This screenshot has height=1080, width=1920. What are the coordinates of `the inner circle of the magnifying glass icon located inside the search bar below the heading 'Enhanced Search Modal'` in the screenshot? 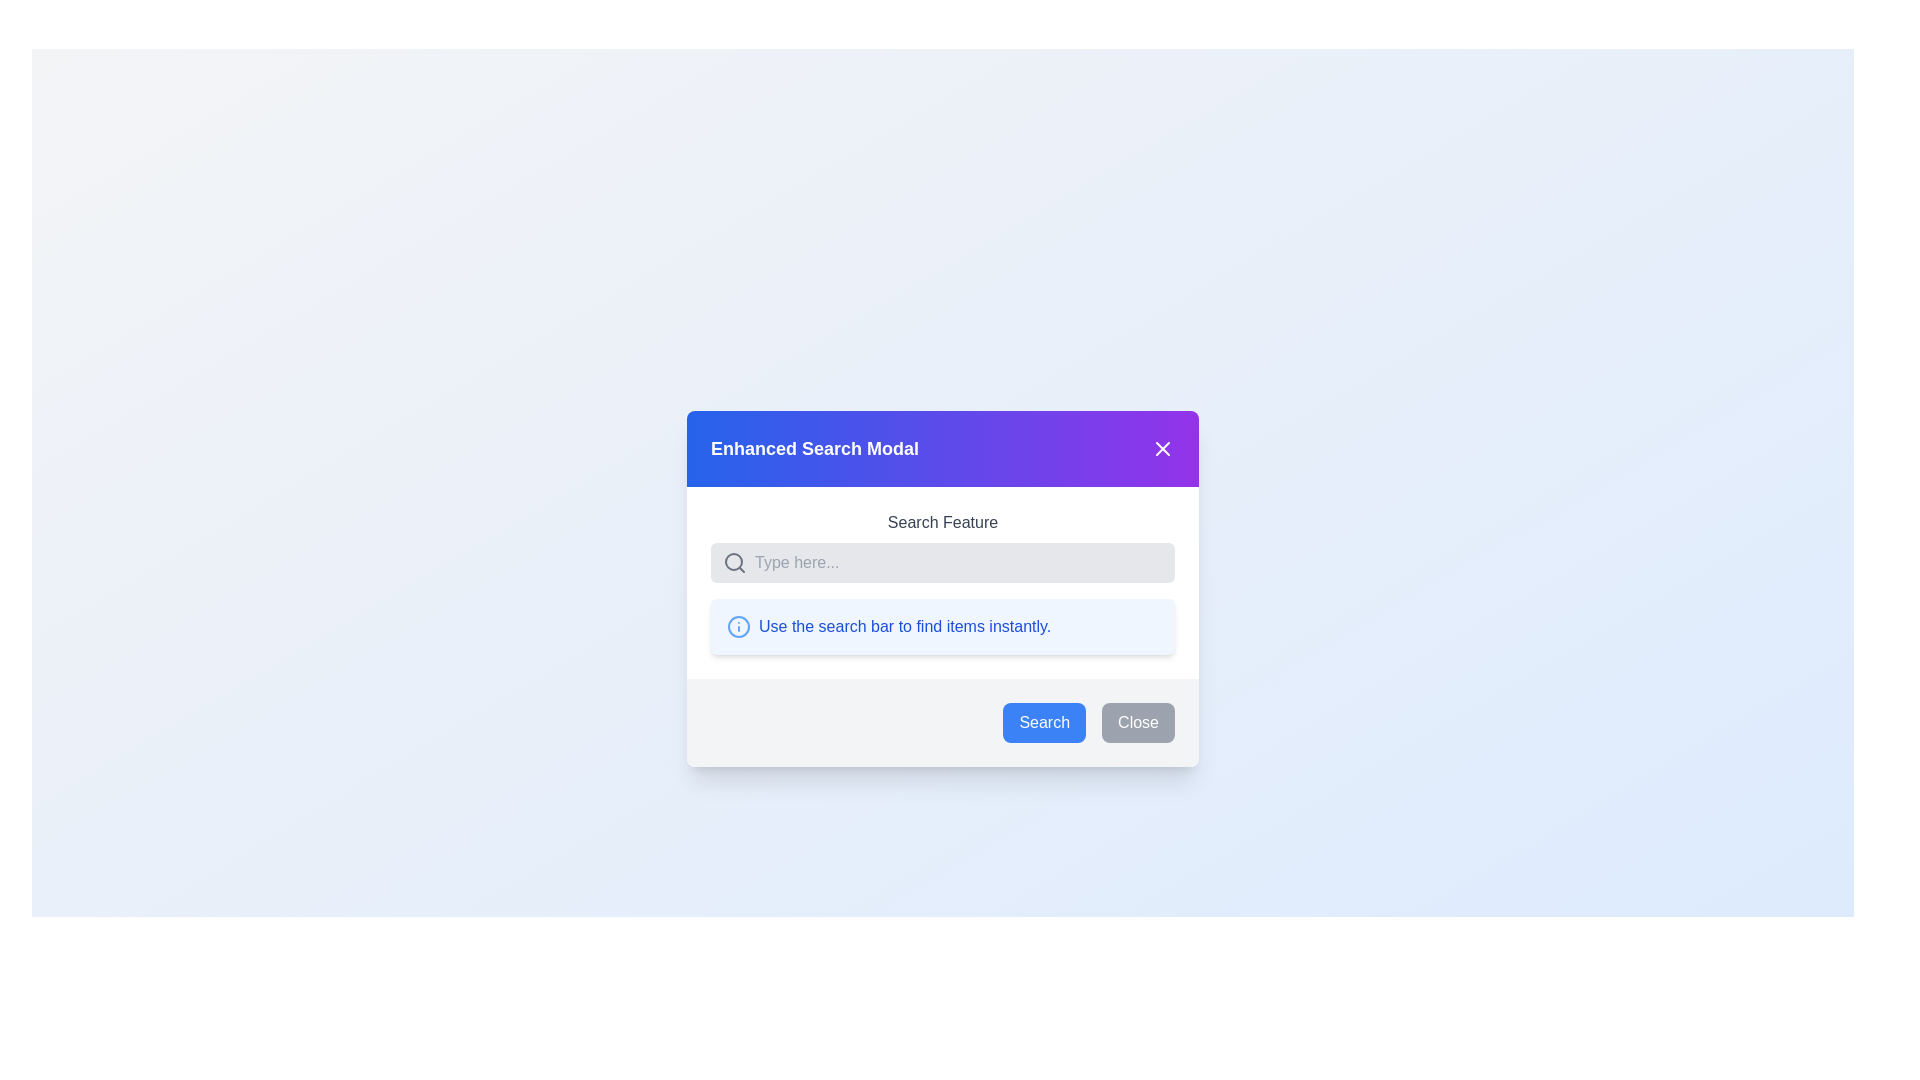 It's located at (733, 562).